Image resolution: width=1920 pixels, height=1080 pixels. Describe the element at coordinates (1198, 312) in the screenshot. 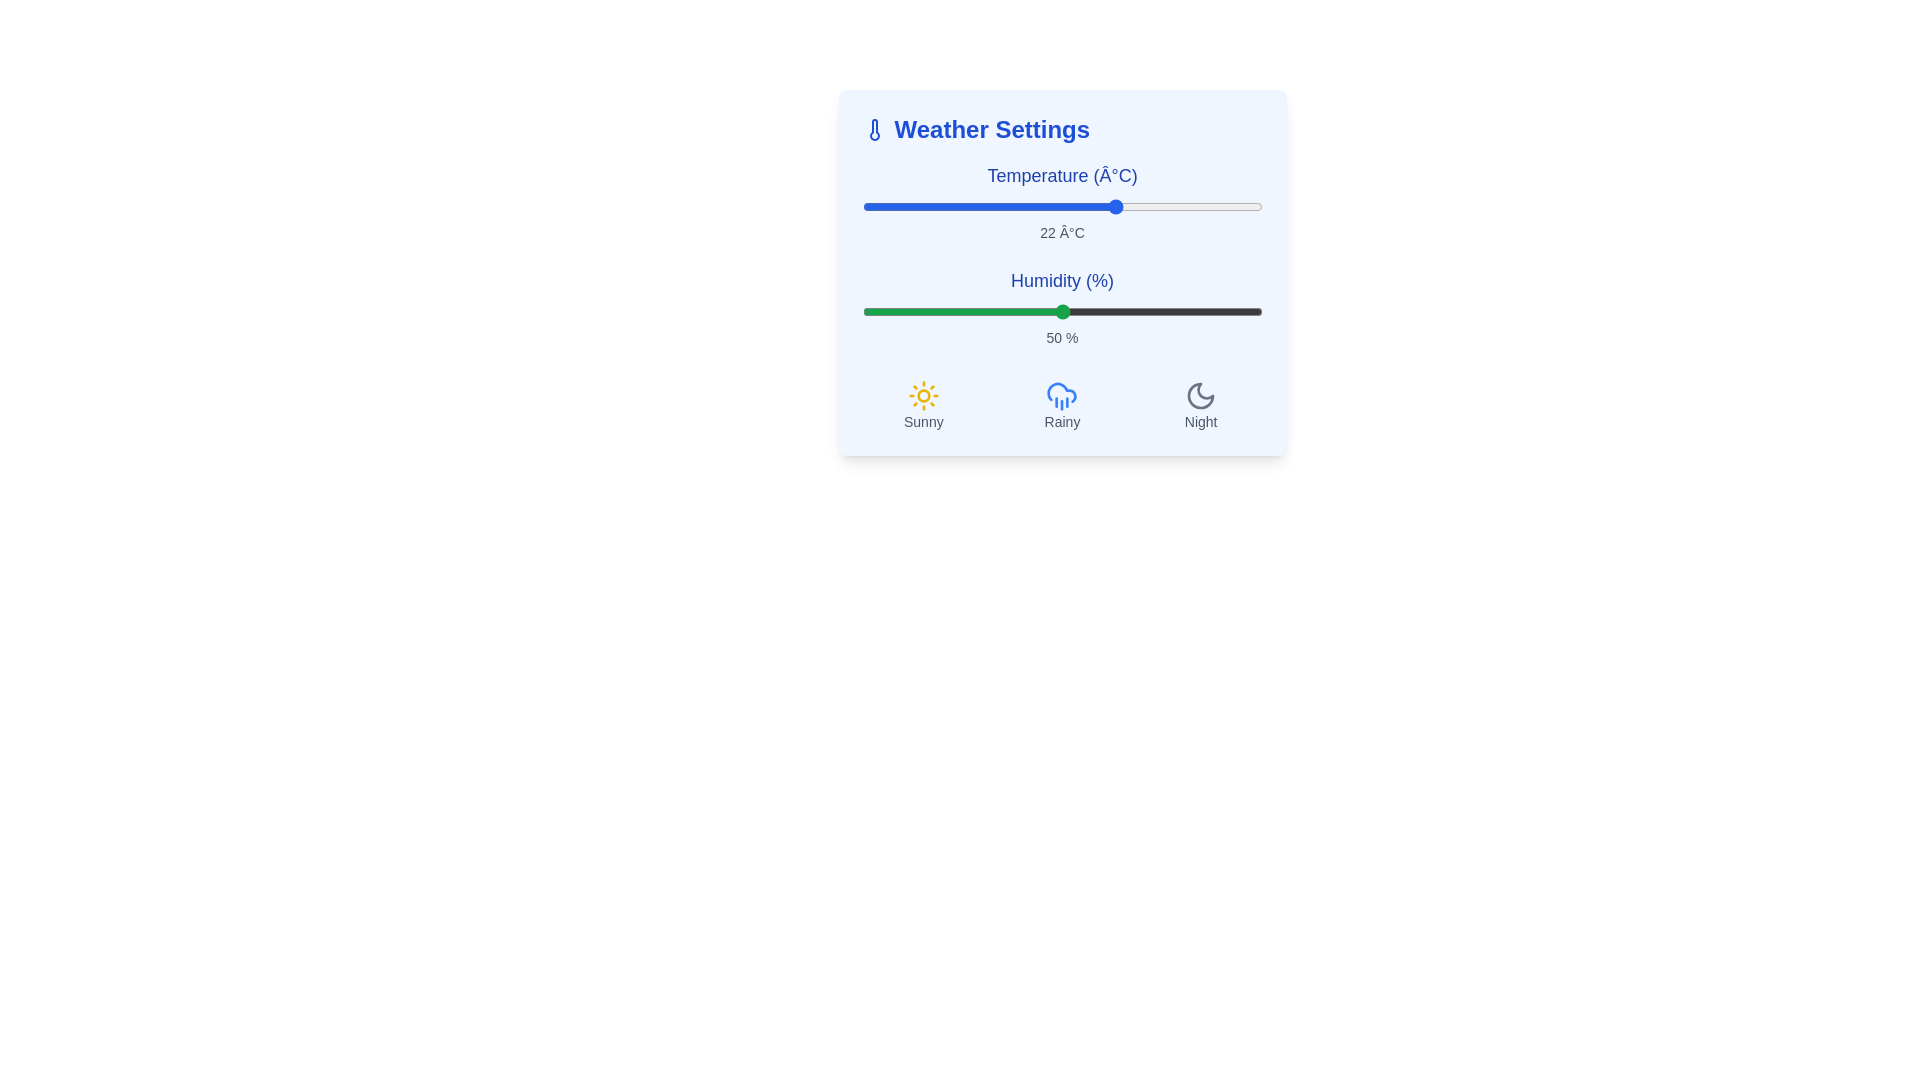

I see `the humidity` at that location.